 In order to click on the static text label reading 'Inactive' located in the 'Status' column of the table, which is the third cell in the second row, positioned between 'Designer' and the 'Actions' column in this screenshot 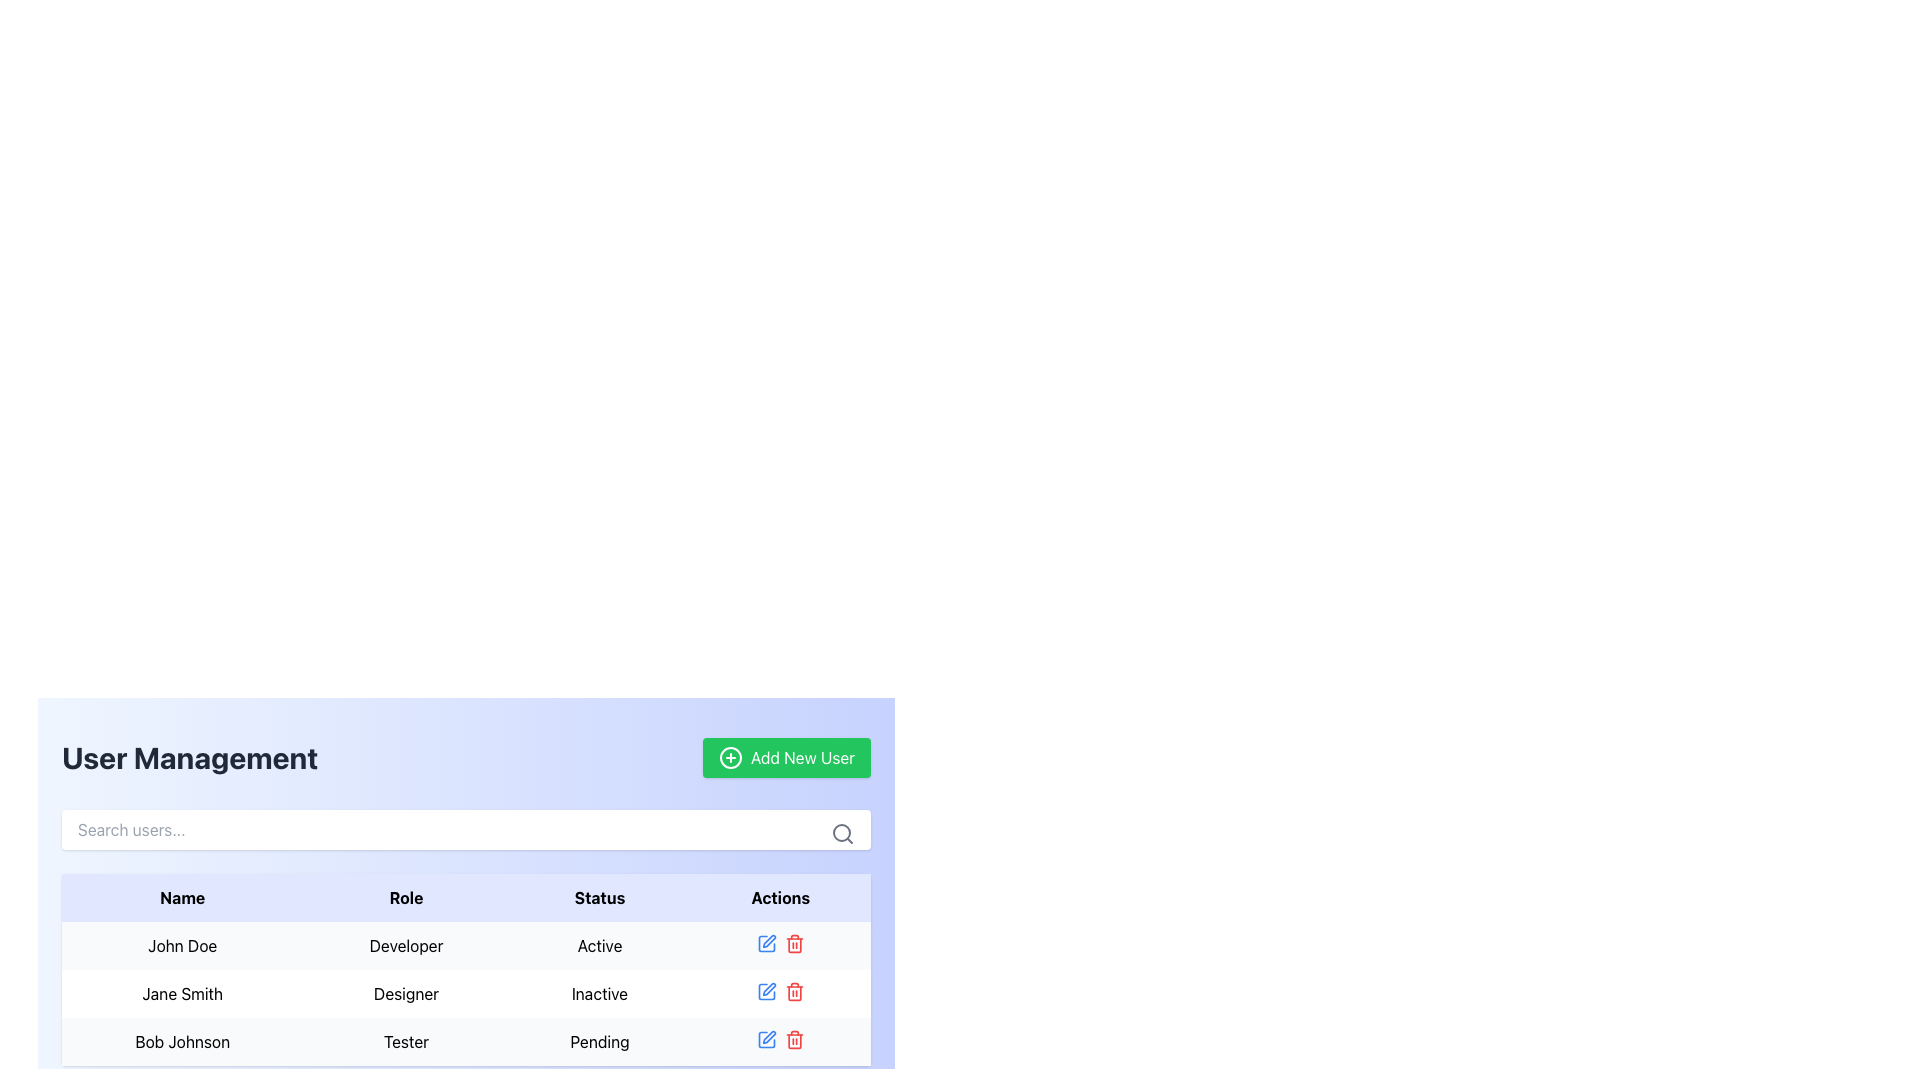, I will do `click(599, 994)`.